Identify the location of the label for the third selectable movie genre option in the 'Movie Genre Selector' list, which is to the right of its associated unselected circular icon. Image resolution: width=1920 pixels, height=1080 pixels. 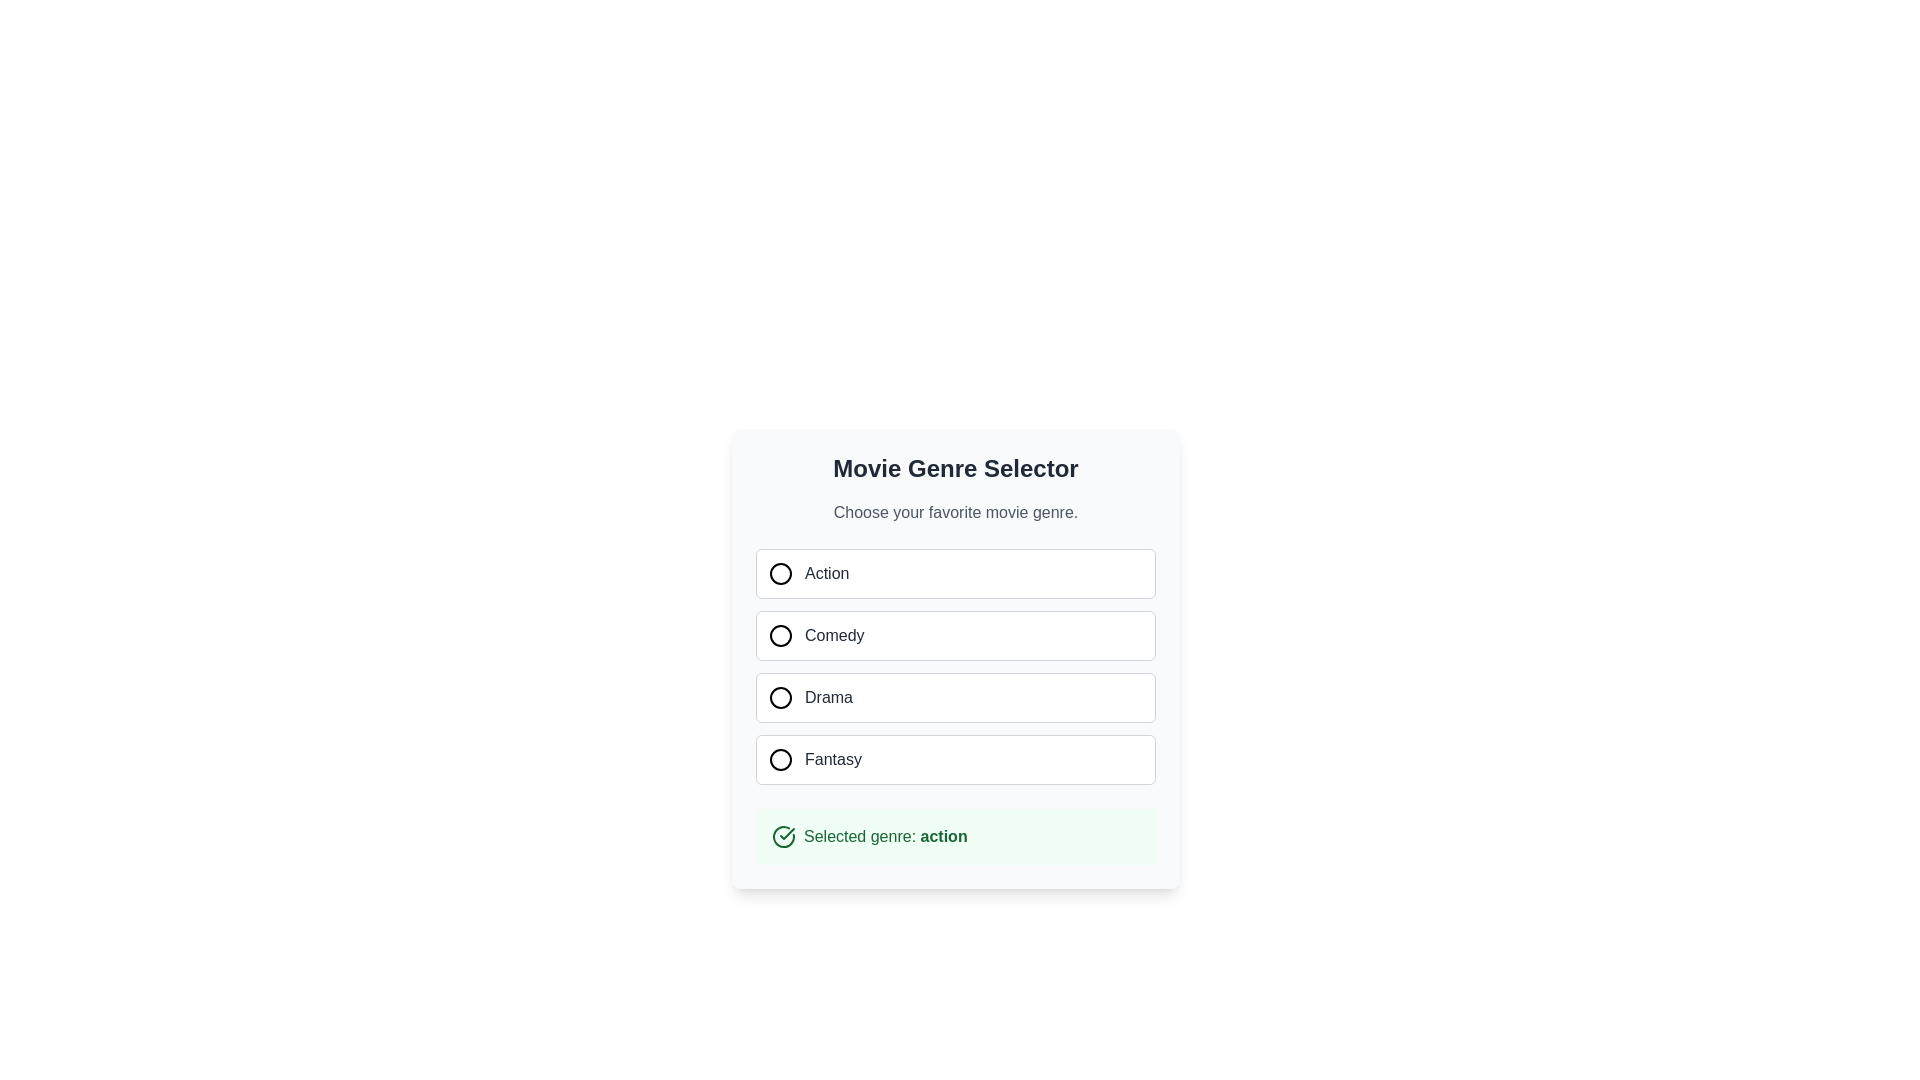
(829, 697).